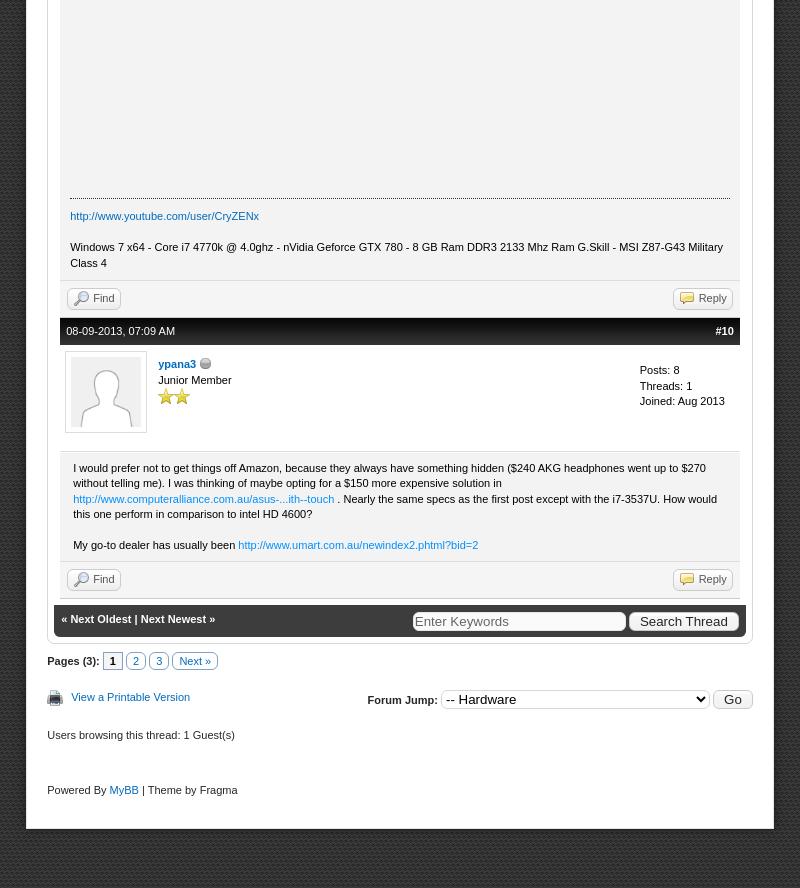  What do you see at coordinates (140, 733) in the screenshot?
I see `'Users browsing this thread: 1 Guest(s)'` at bounding box center [140, 733].